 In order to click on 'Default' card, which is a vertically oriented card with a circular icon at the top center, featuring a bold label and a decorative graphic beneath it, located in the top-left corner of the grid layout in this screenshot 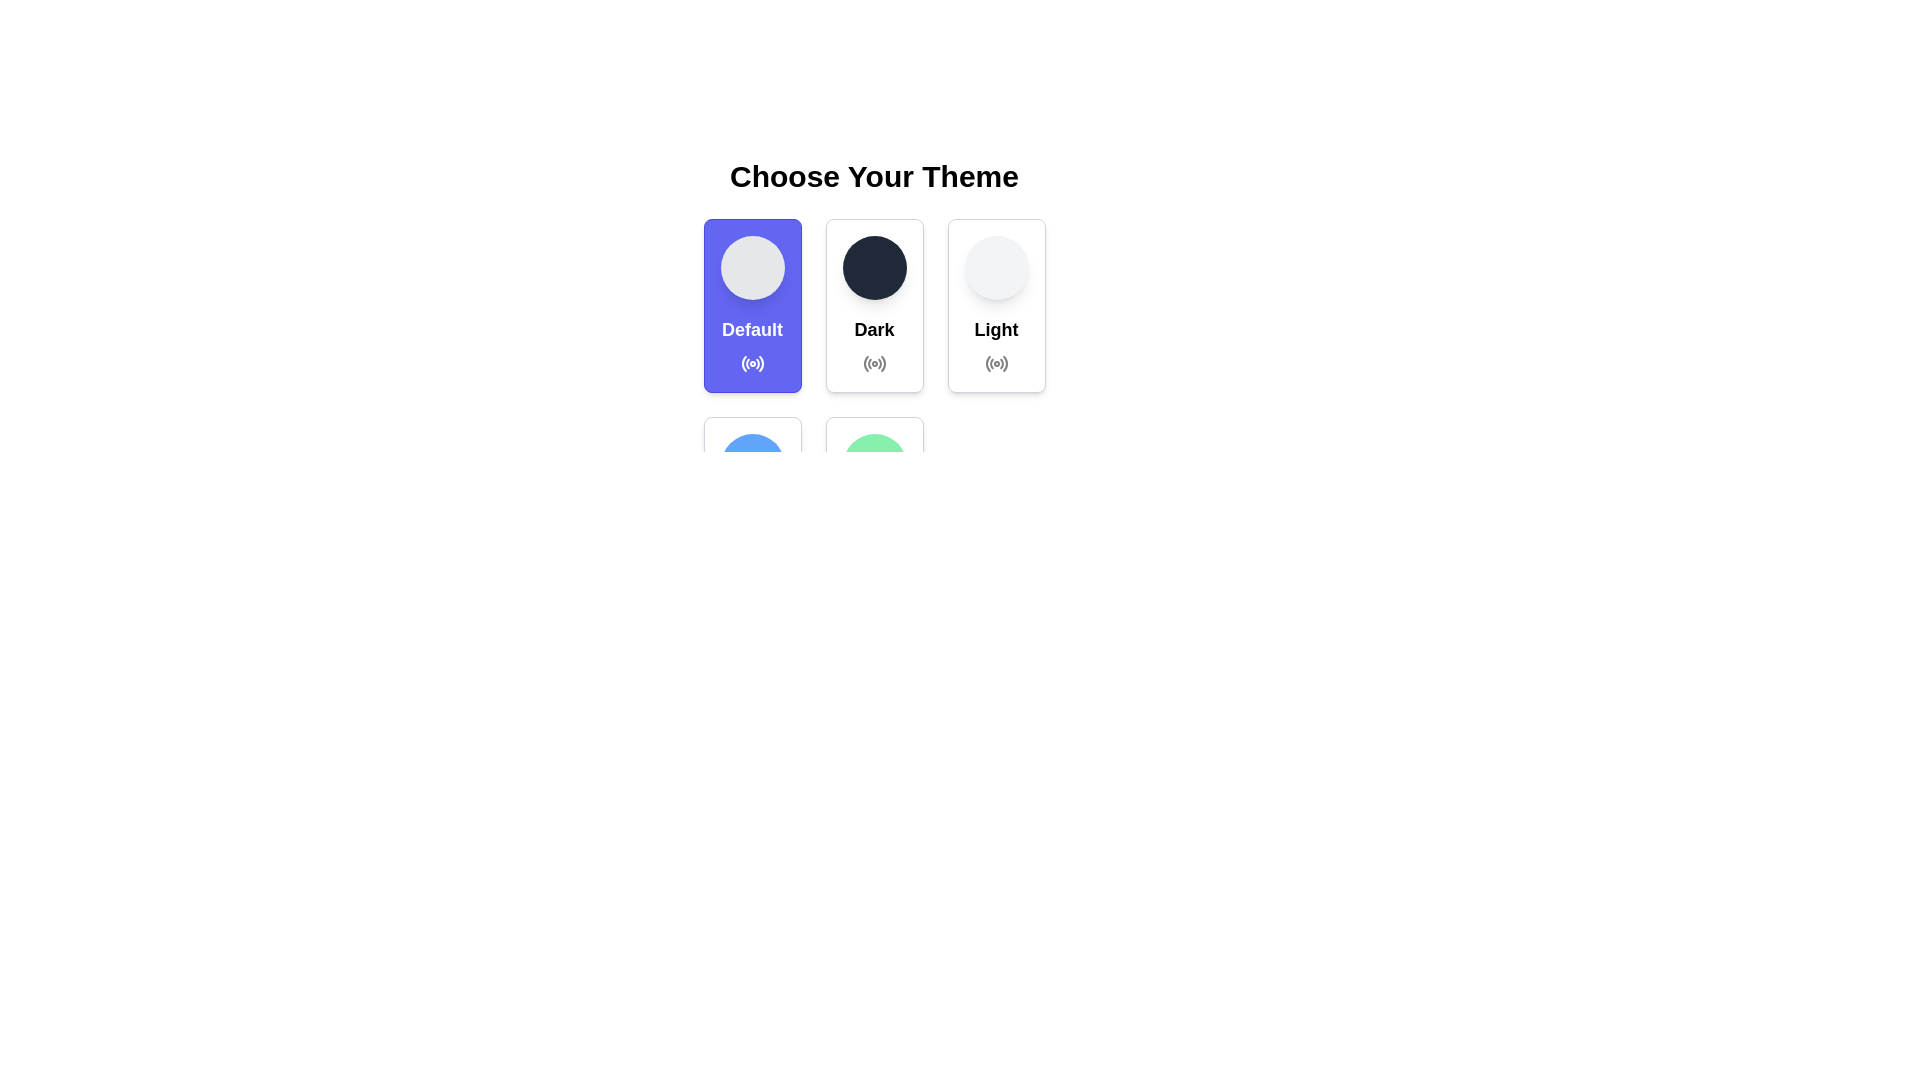, I will do `click(751, 305)`.